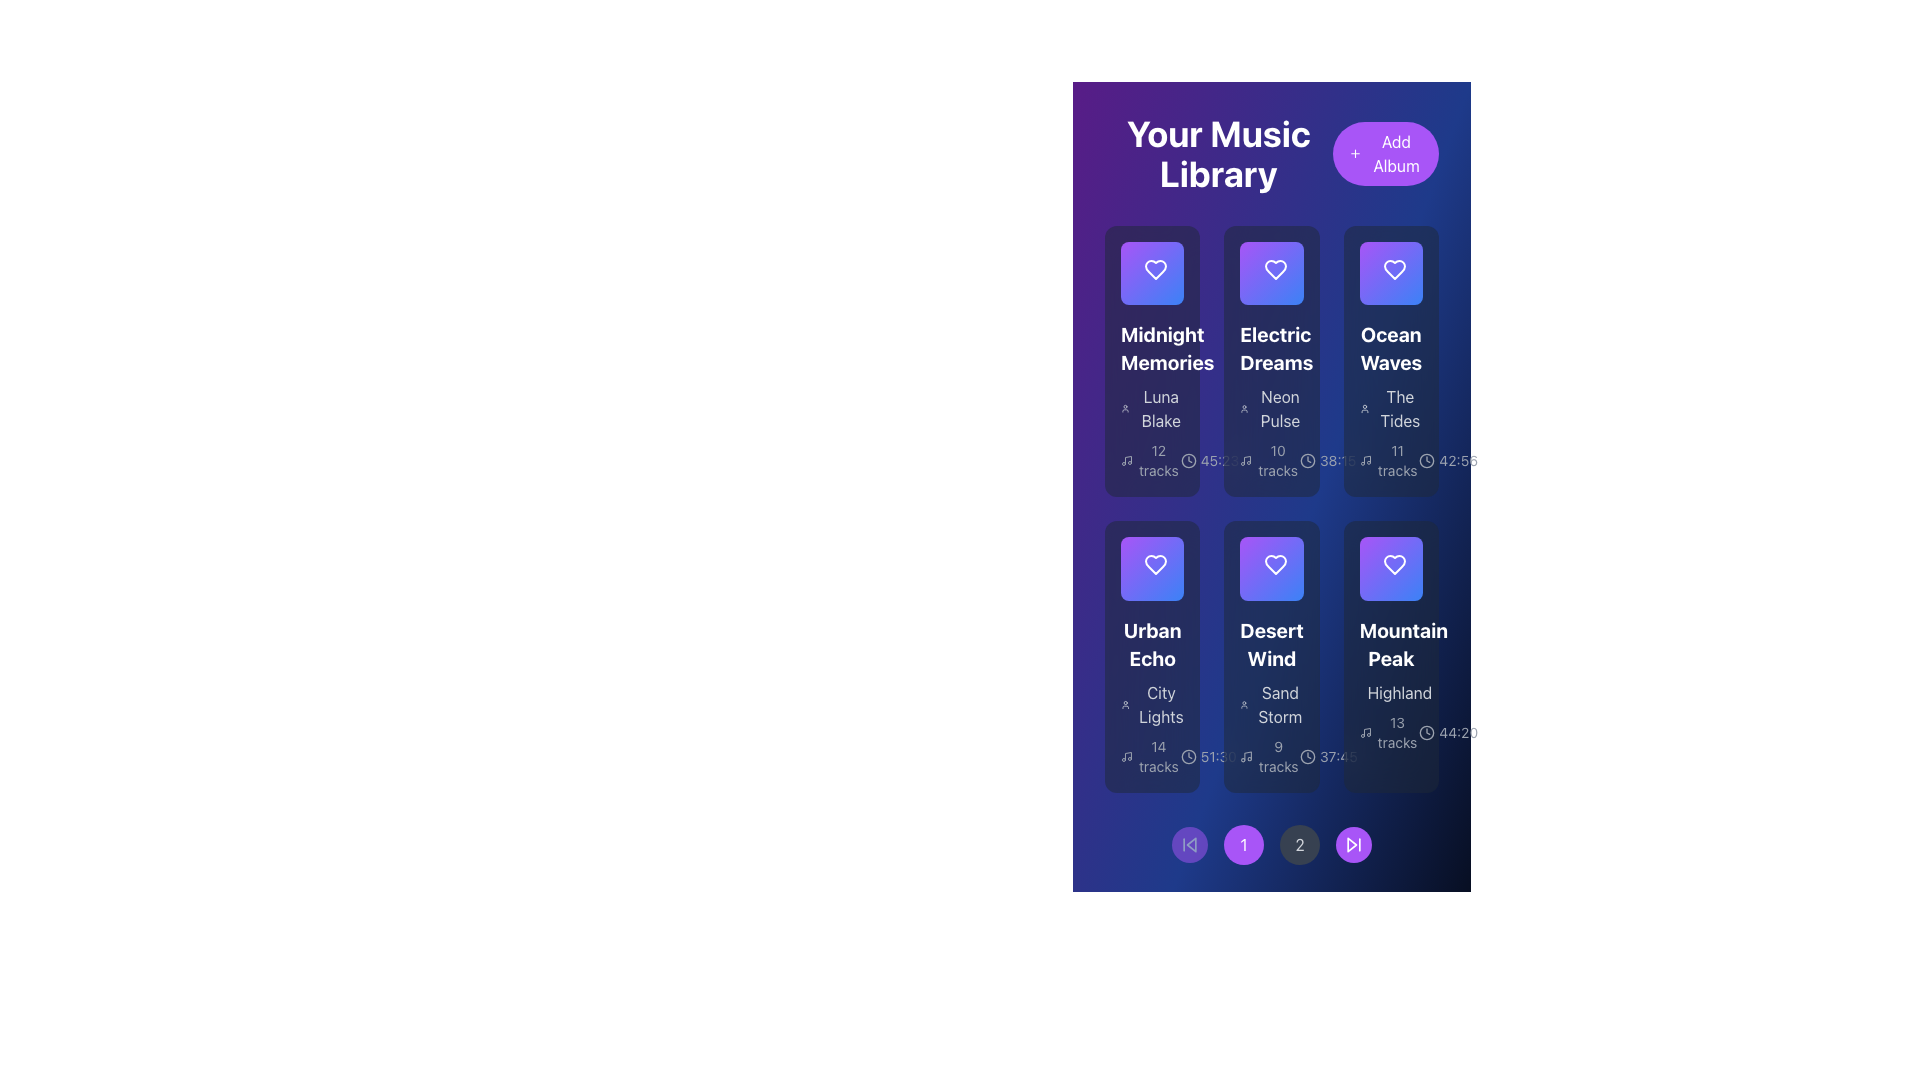  Describe the element at coordinates (1271, 569) in the screenshot. I see `the triangular play icon with a purple stroke inside the circular button labeled 'Desert Wind'` at that location.